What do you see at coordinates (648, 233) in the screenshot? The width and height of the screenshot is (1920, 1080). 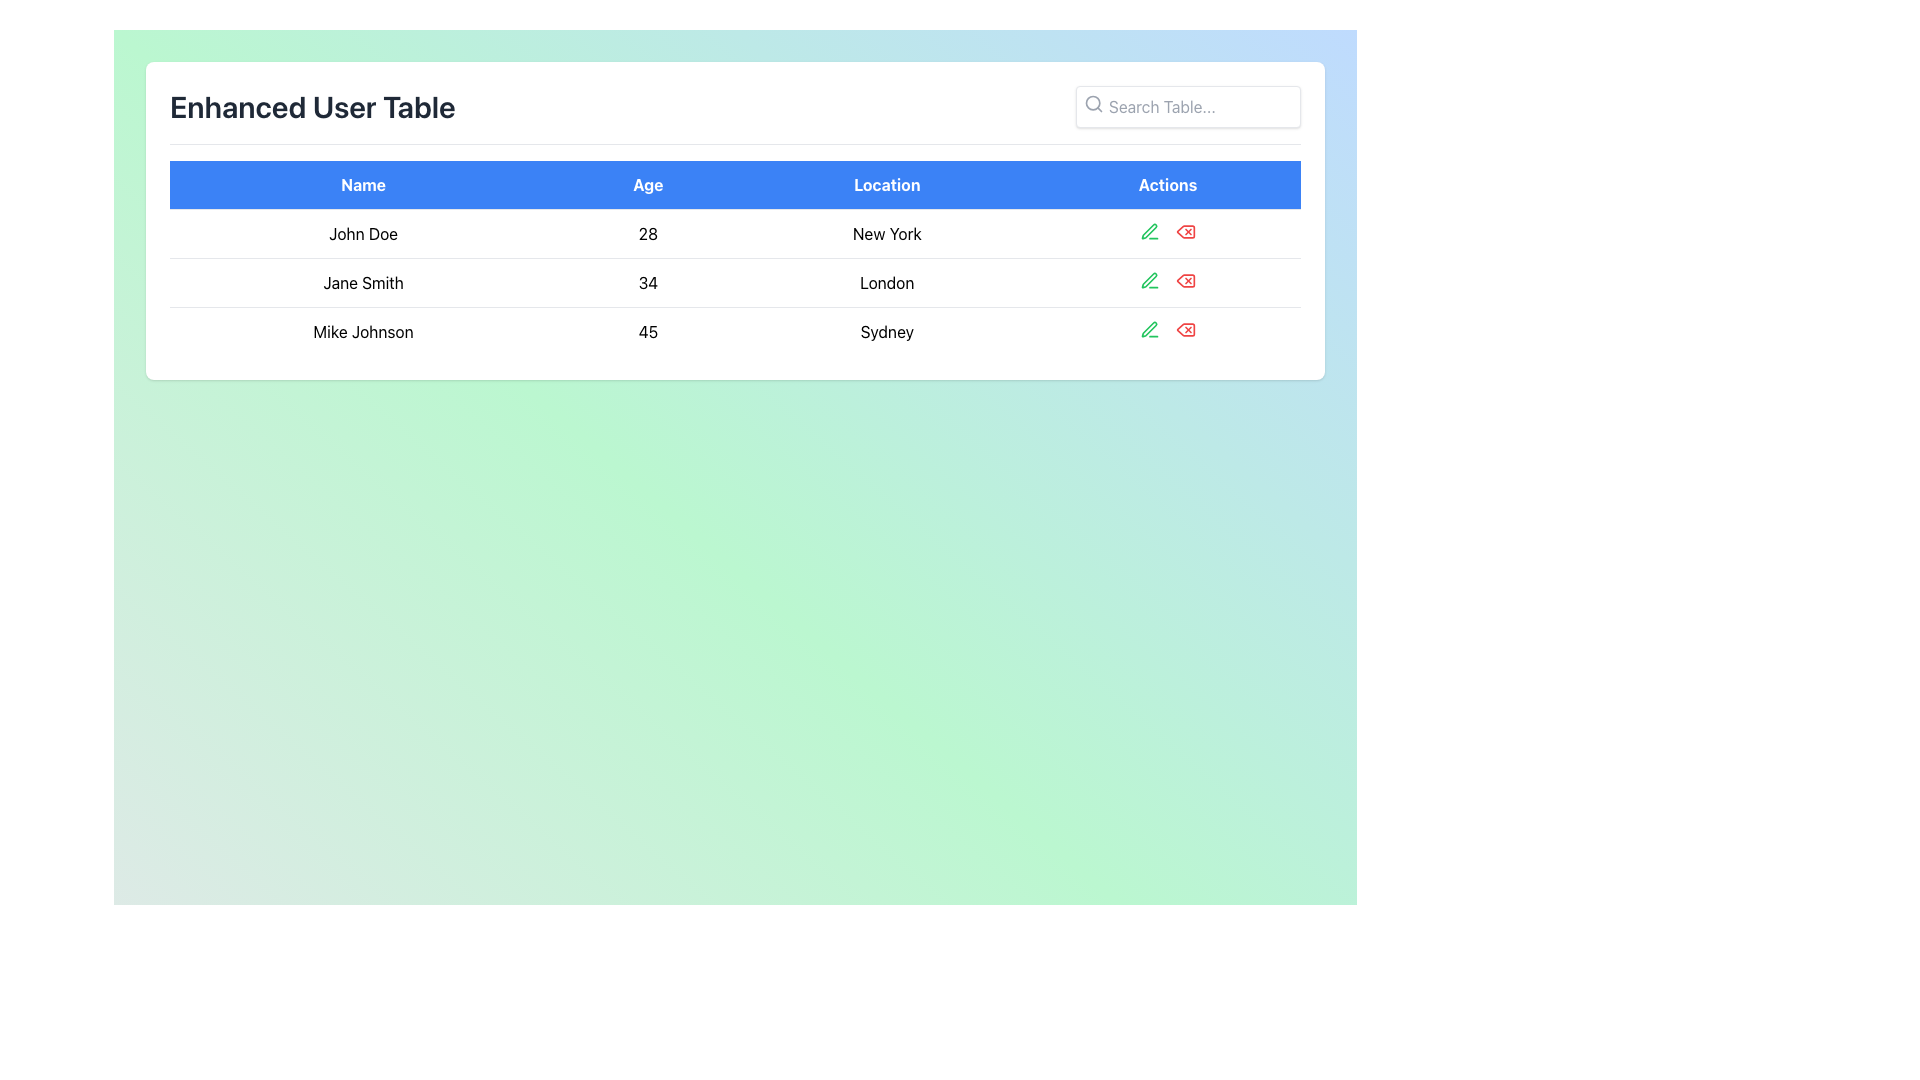 I see `the text displaying the age value for 'John Doe' in the 'Age' column of the table` at bounding box center [648, 233].